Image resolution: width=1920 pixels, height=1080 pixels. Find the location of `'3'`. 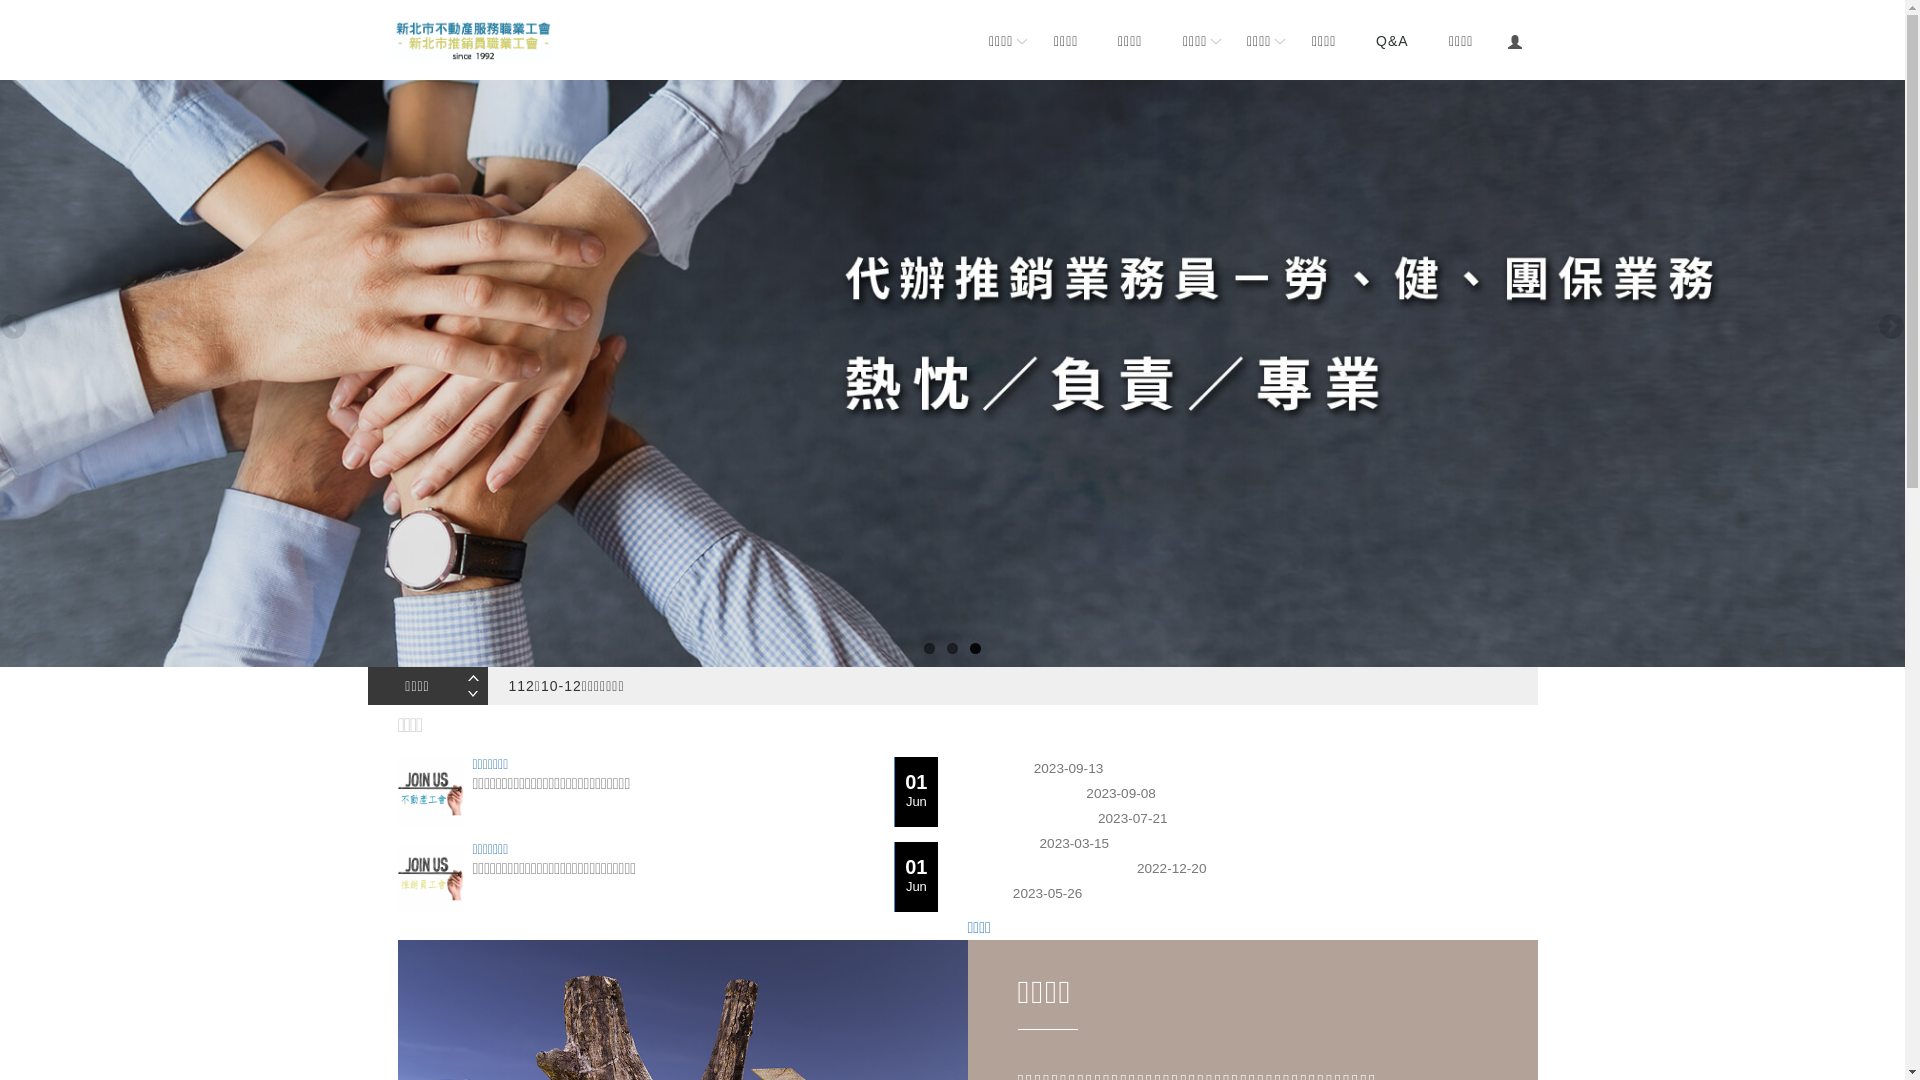

'3' is located at coordinates (969, 648).